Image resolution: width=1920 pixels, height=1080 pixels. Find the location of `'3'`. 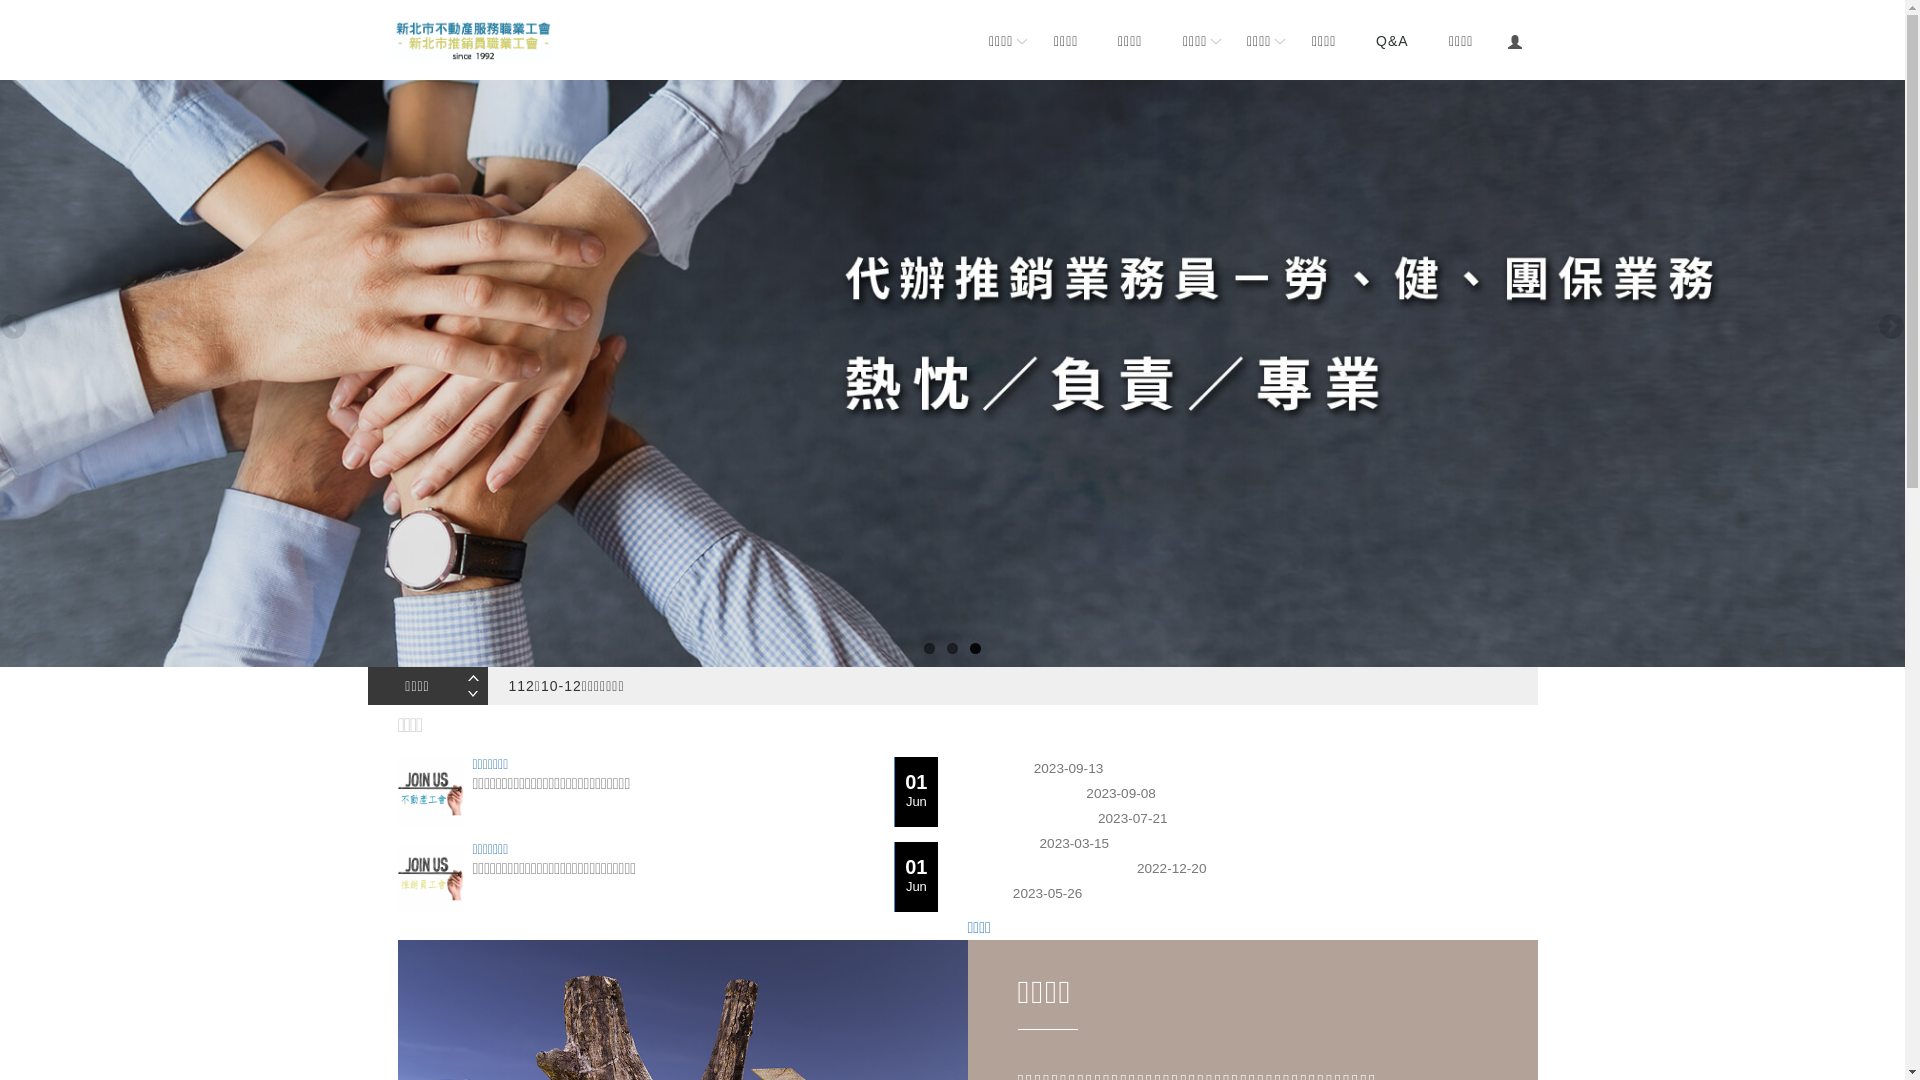

'3' is located at coordinates (969, 648).